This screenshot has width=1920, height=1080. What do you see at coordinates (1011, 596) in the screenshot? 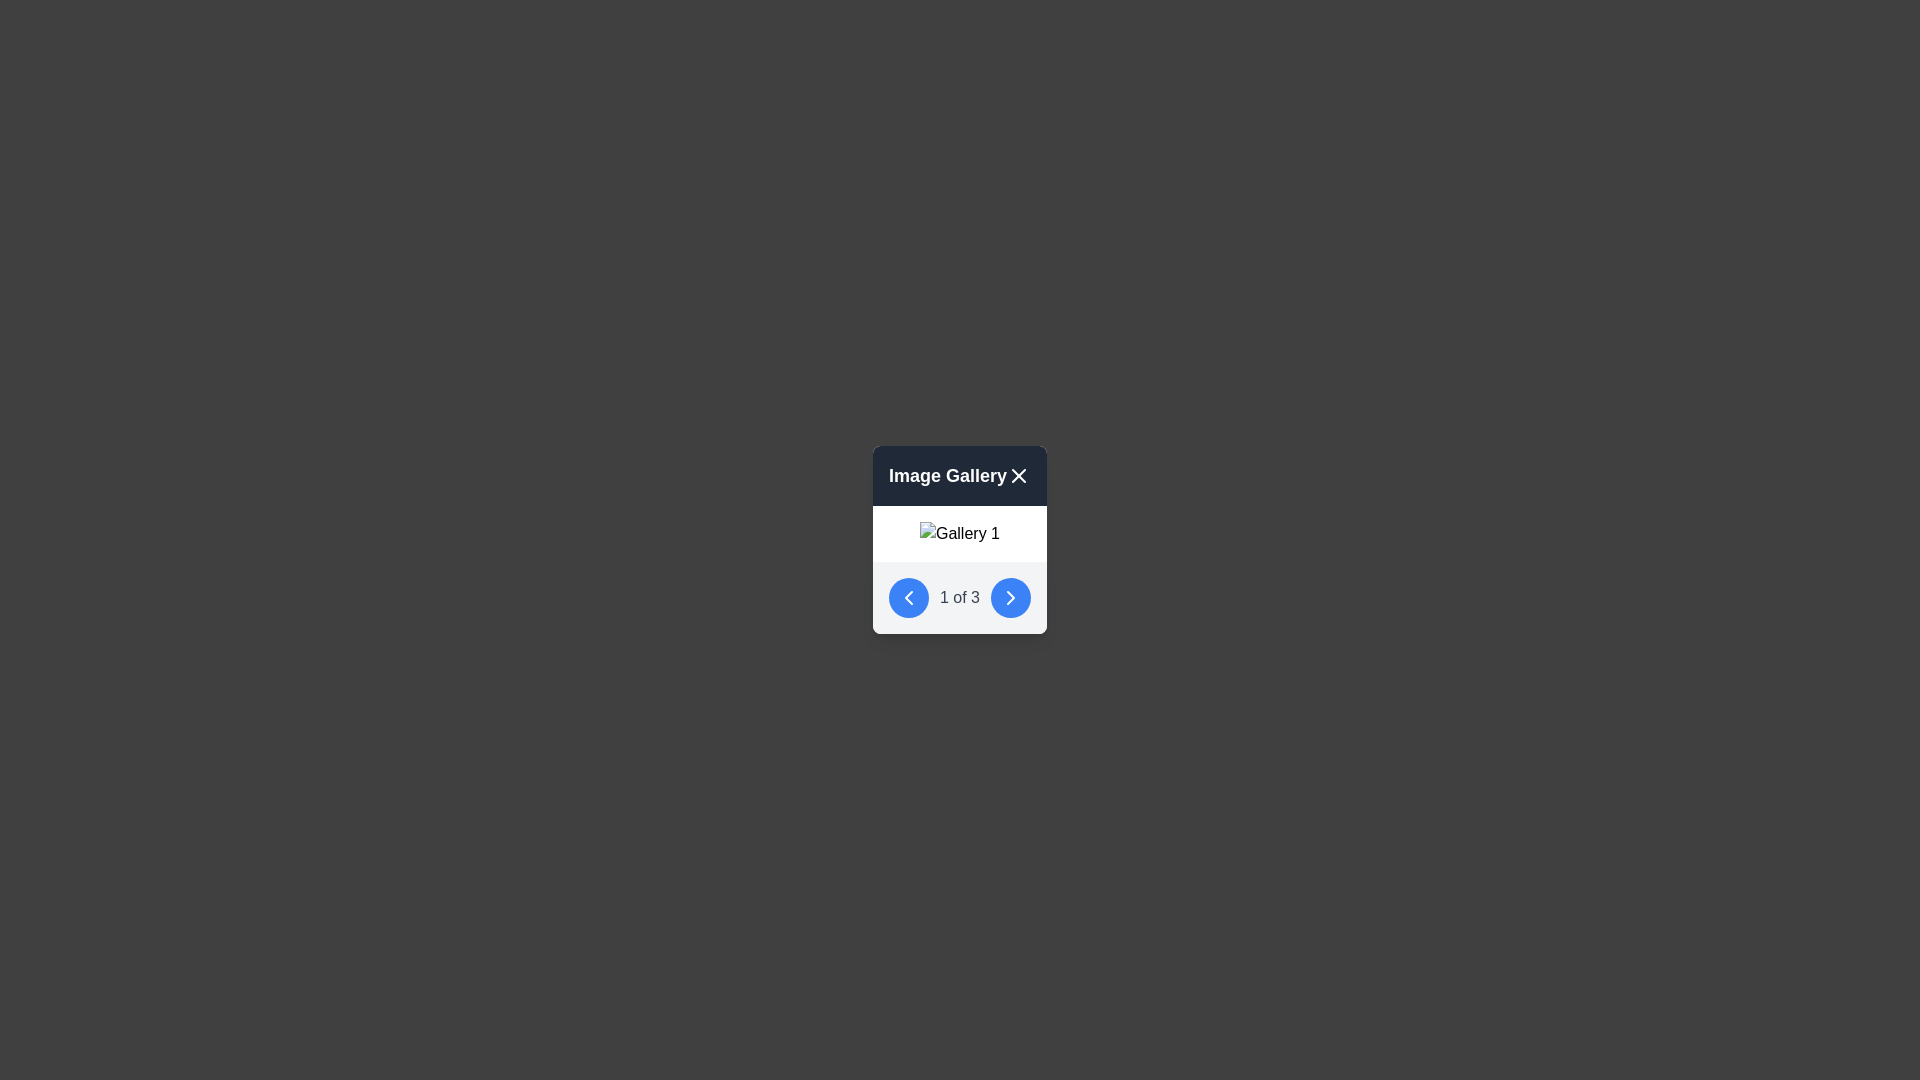
I see `the navigation icon for the gallery or carousel, located at the right side below the text '1 of 3' in the modal box` at bounding box center [1011, 596].